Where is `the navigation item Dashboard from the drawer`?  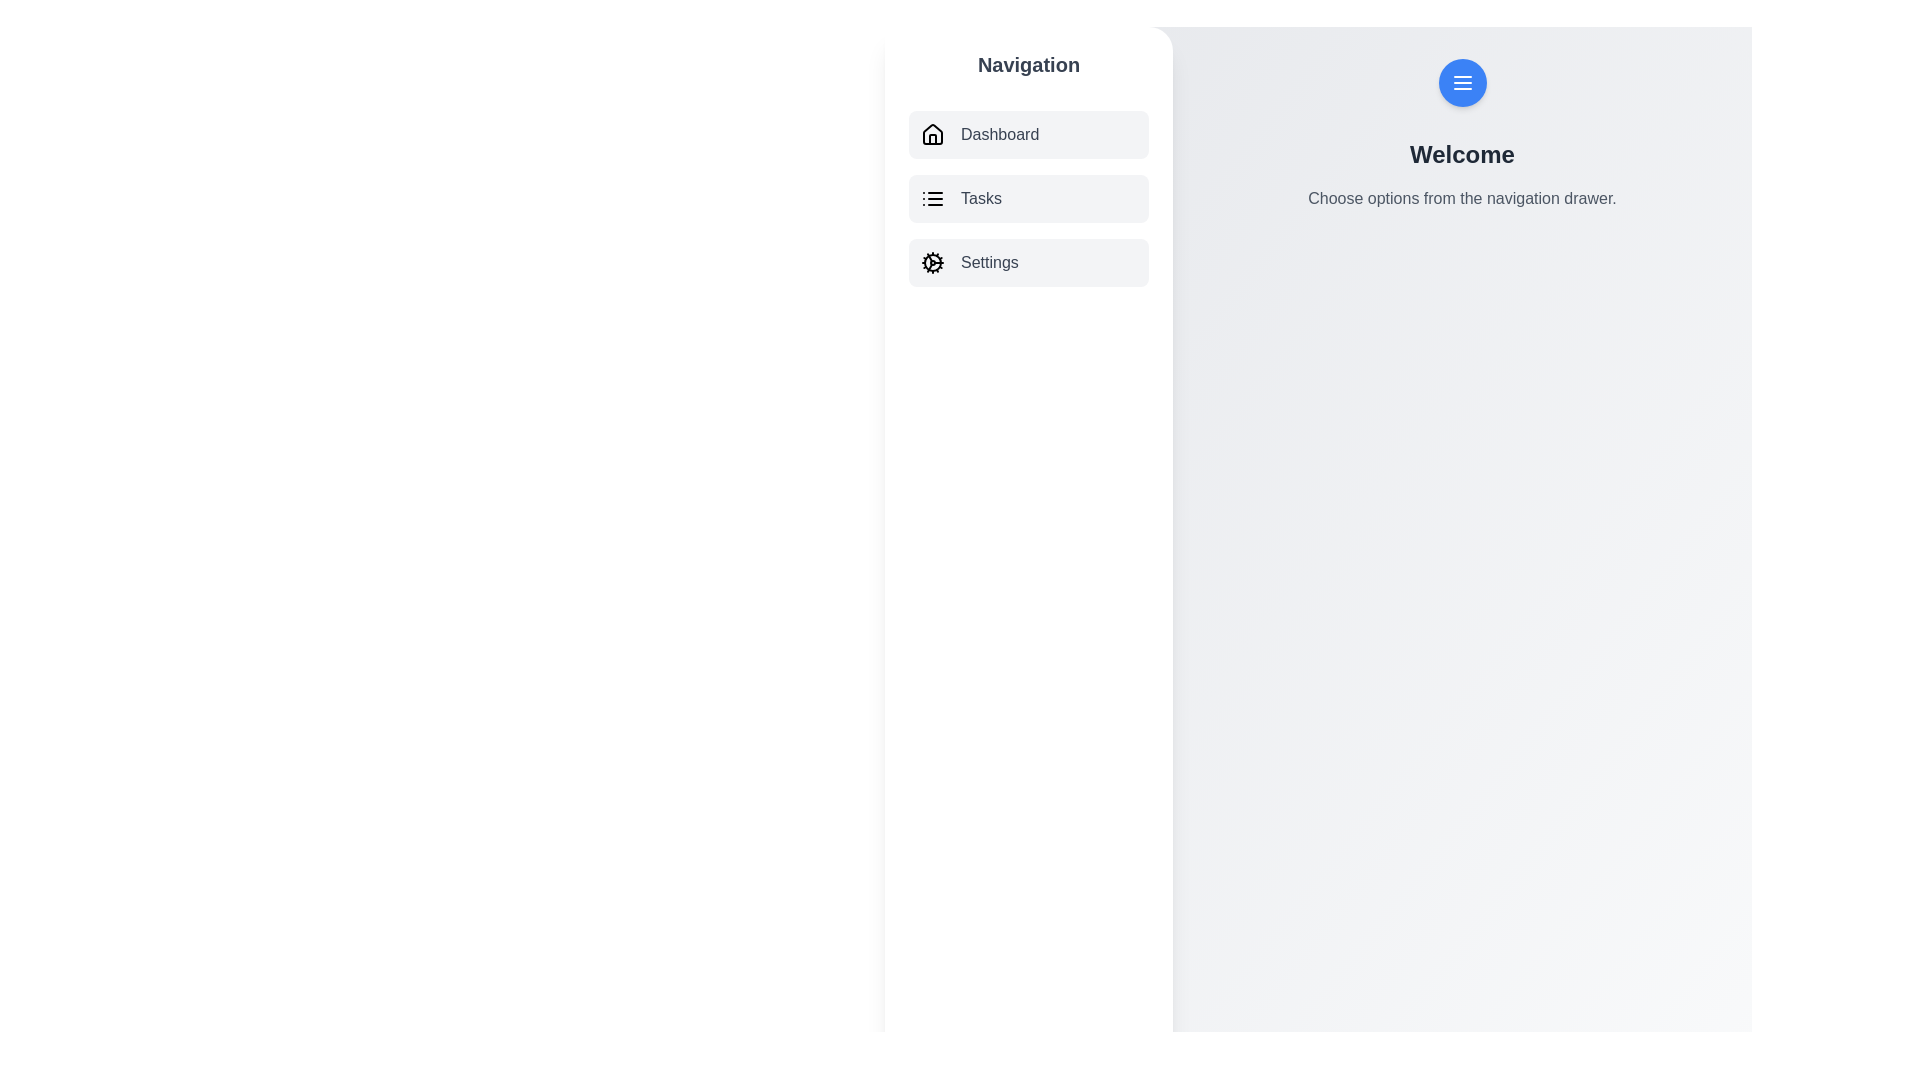 the navigation item Dashboard from the drawer is located at coordinates (1028, 135).